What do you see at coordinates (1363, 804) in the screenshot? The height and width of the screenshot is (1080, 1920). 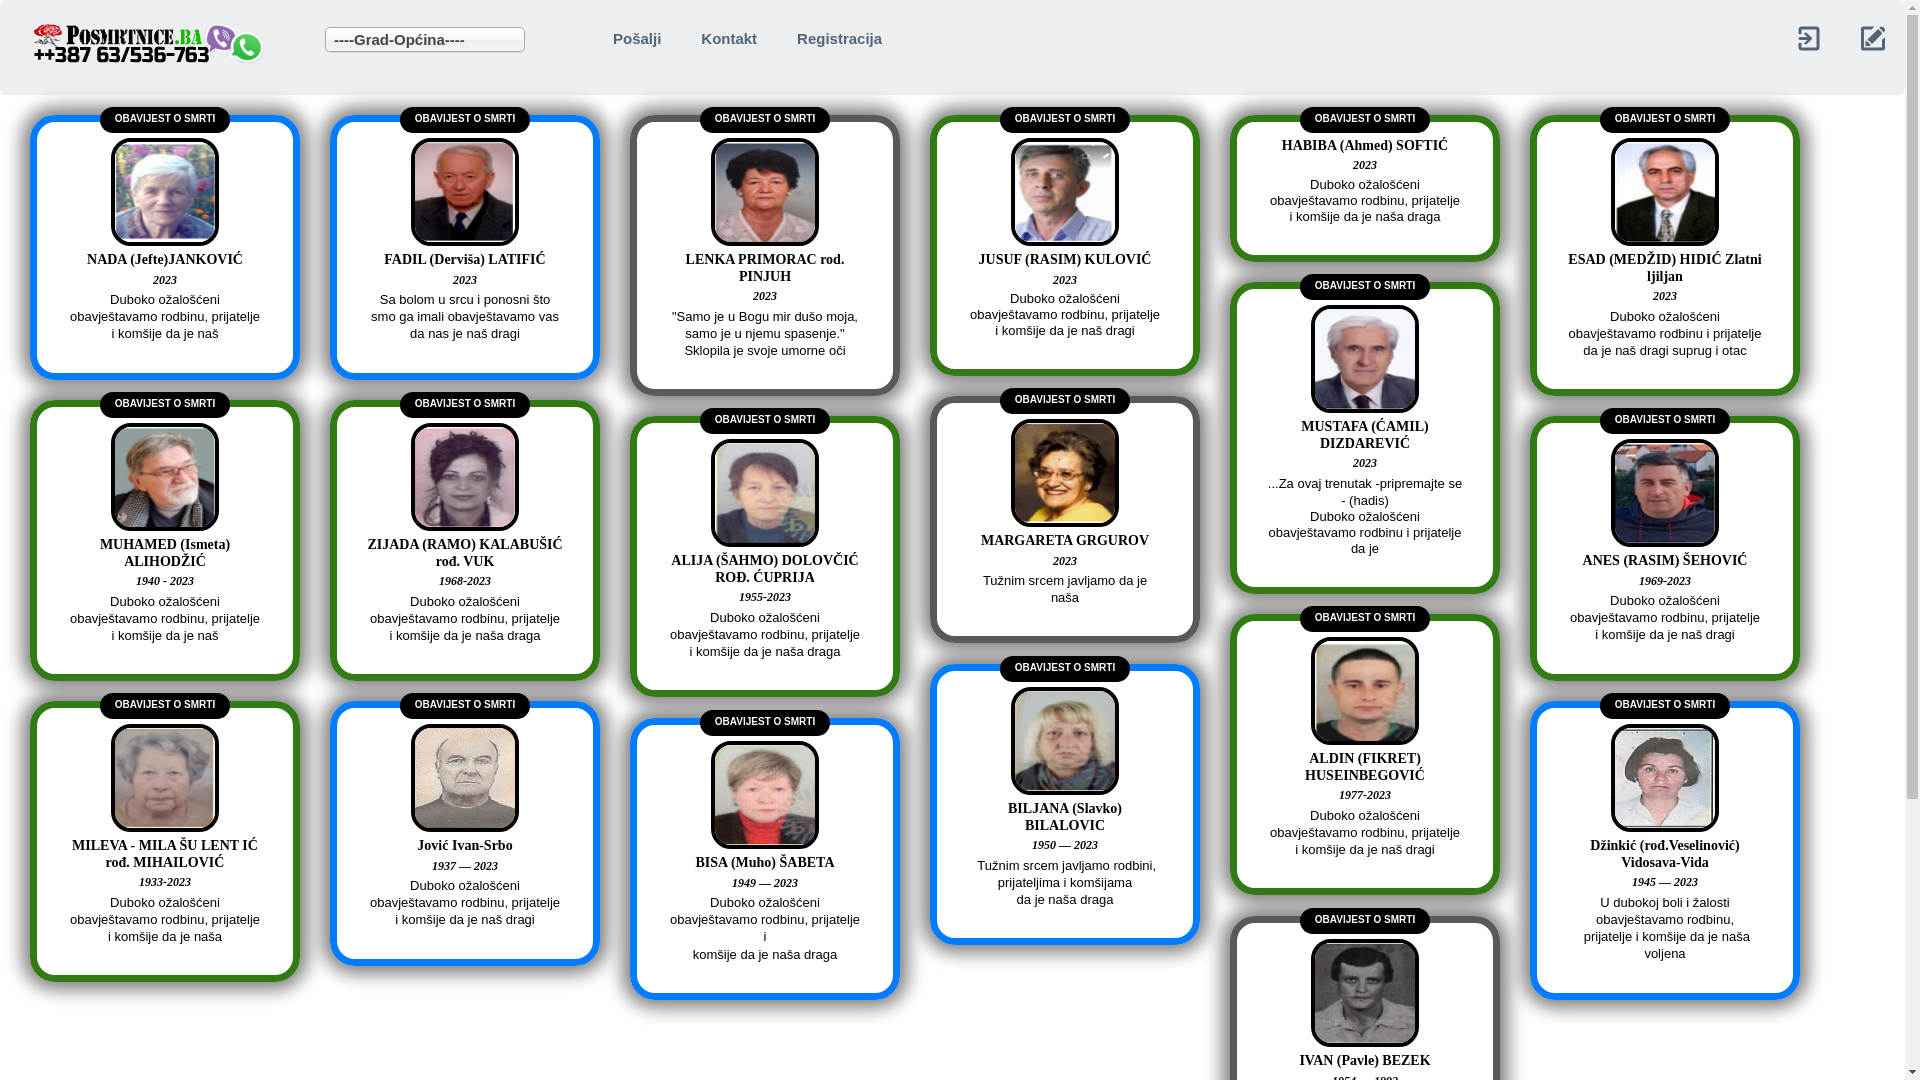 I see `'1977-2023'` at bounding box center [1363, 804].